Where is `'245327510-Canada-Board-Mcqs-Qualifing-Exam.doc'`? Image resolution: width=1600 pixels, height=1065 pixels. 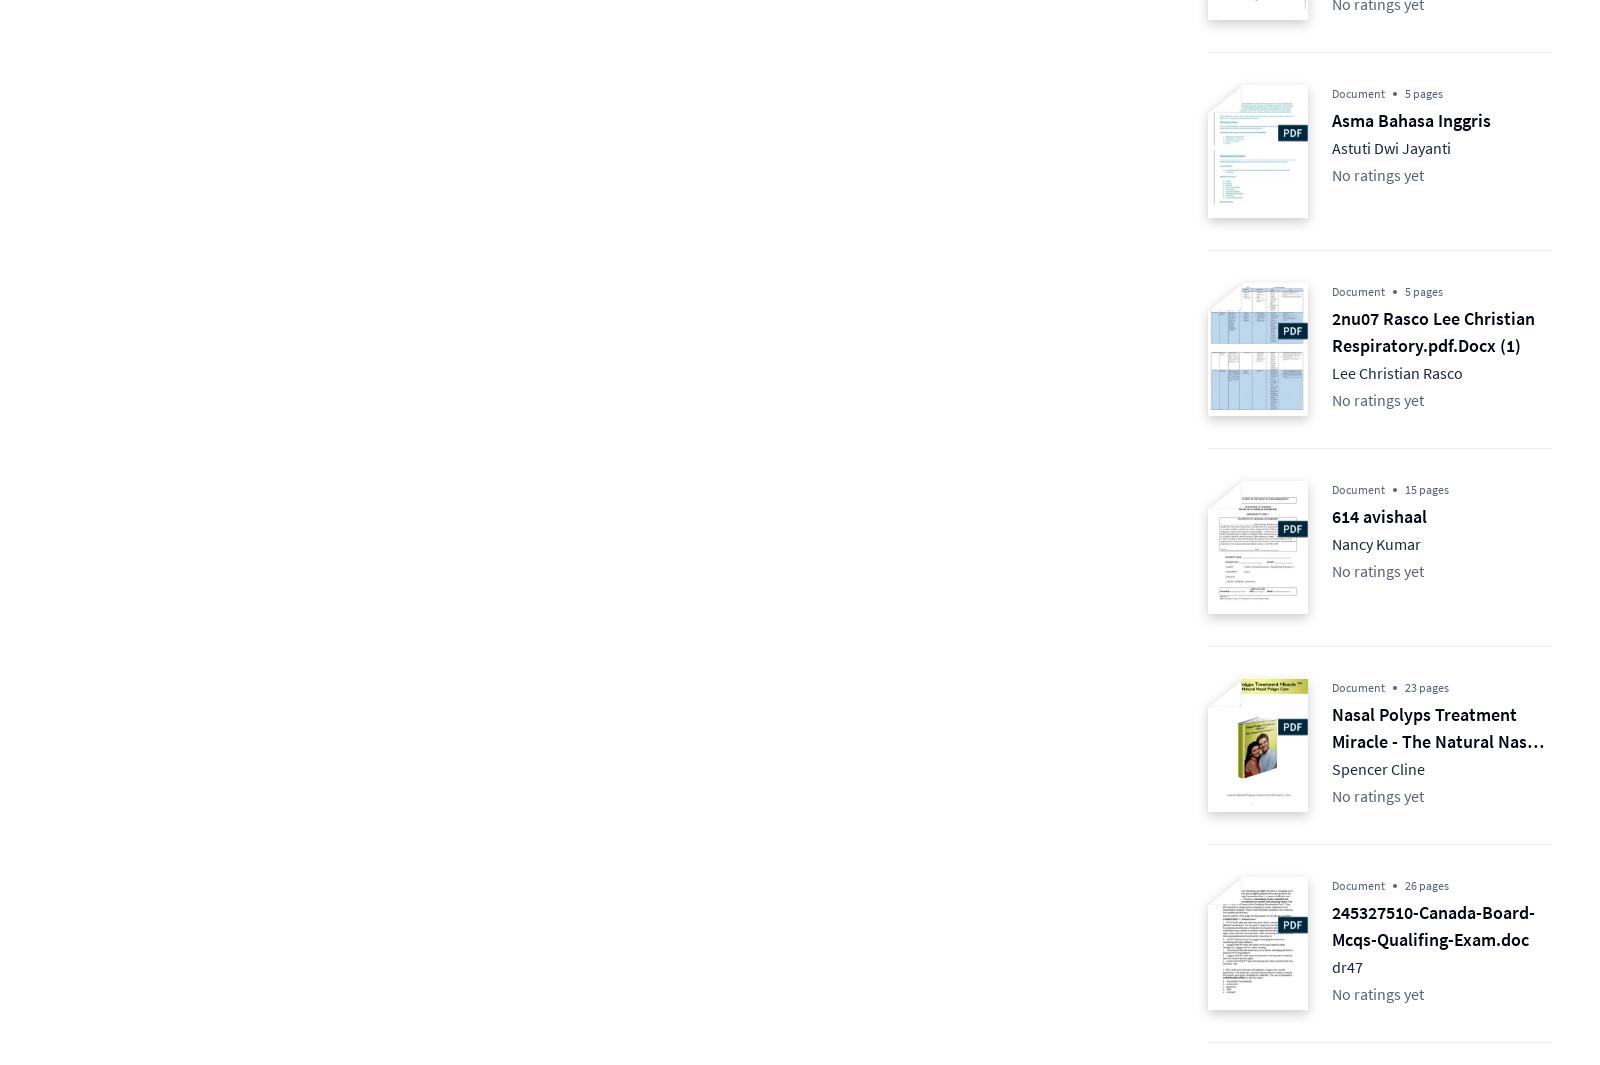 '245327510-Canada-Board-Mcqs-Qualifing-Exam.doc' is located at coordinates (1433, 926).